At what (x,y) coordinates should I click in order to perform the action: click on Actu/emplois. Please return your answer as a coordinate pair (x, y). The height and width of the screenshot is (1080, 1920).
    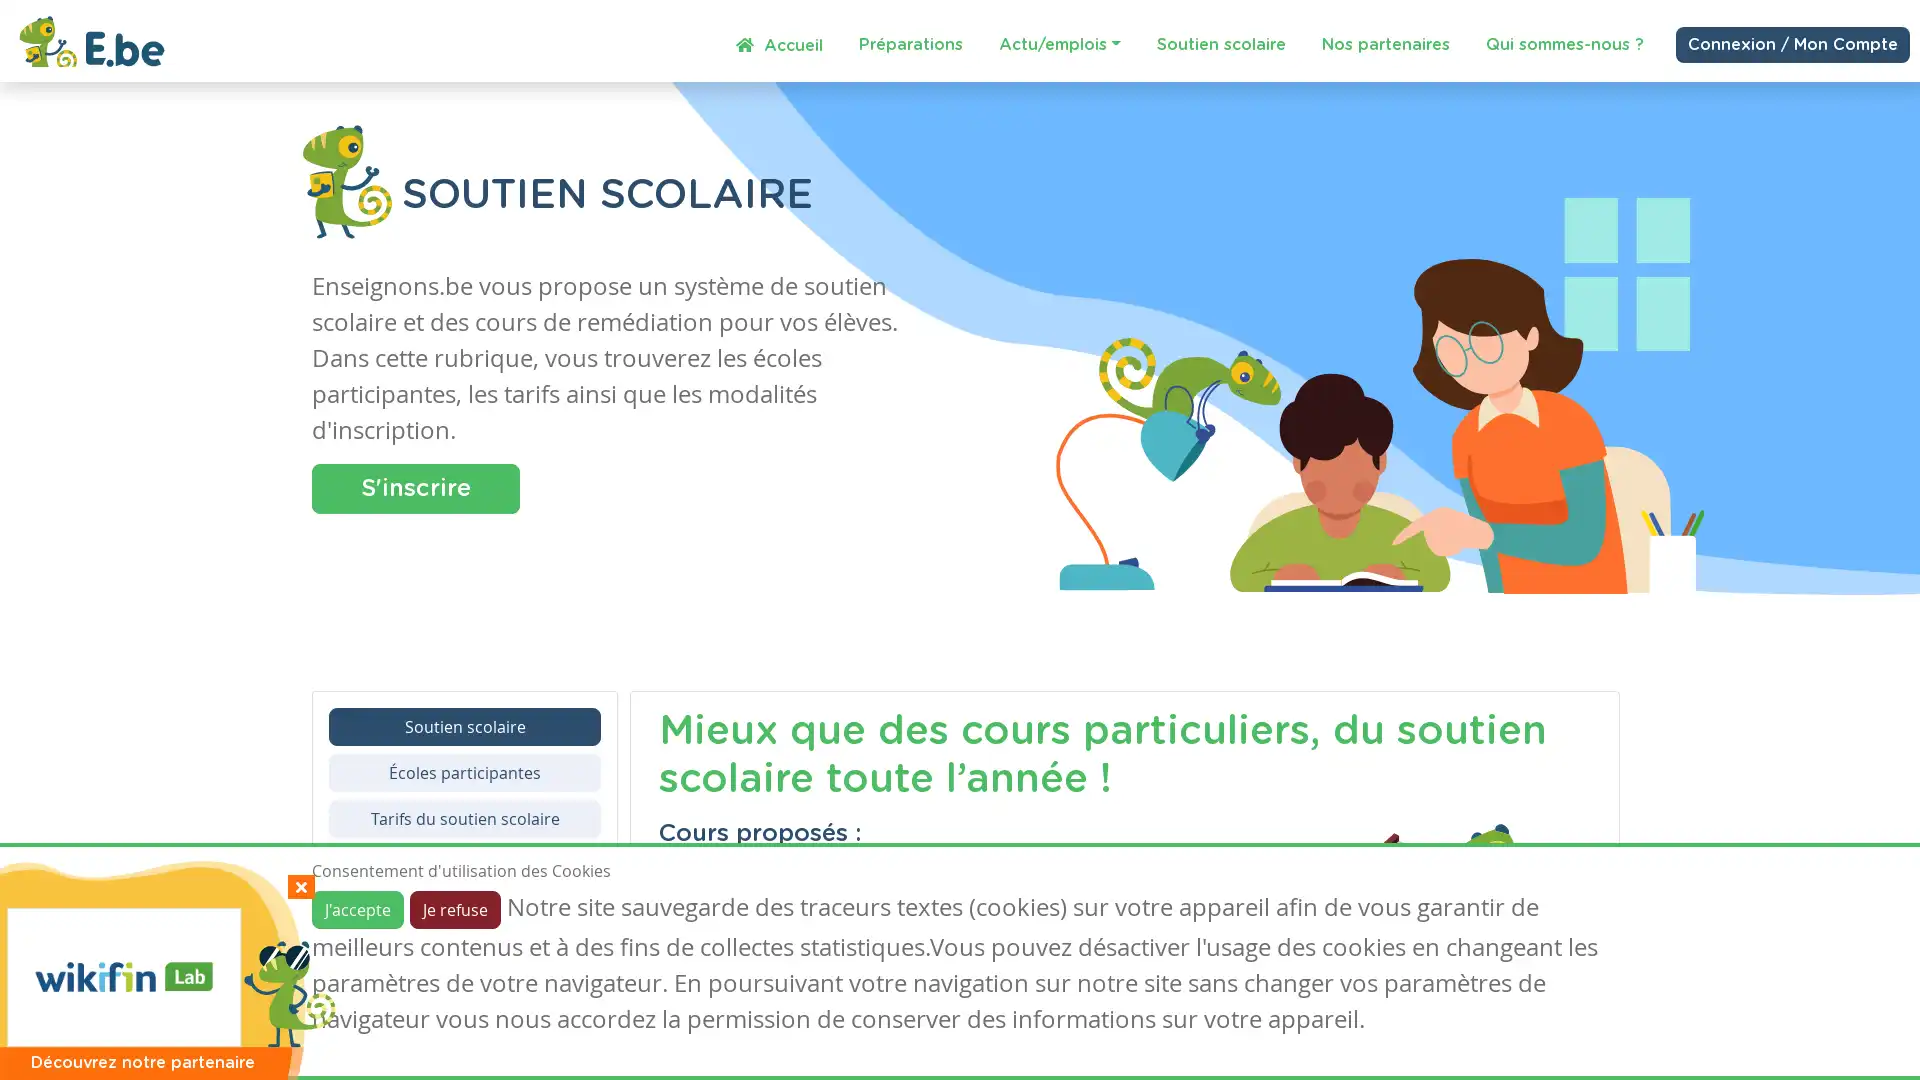
    Looking at the image, I should click on (1059, 43).